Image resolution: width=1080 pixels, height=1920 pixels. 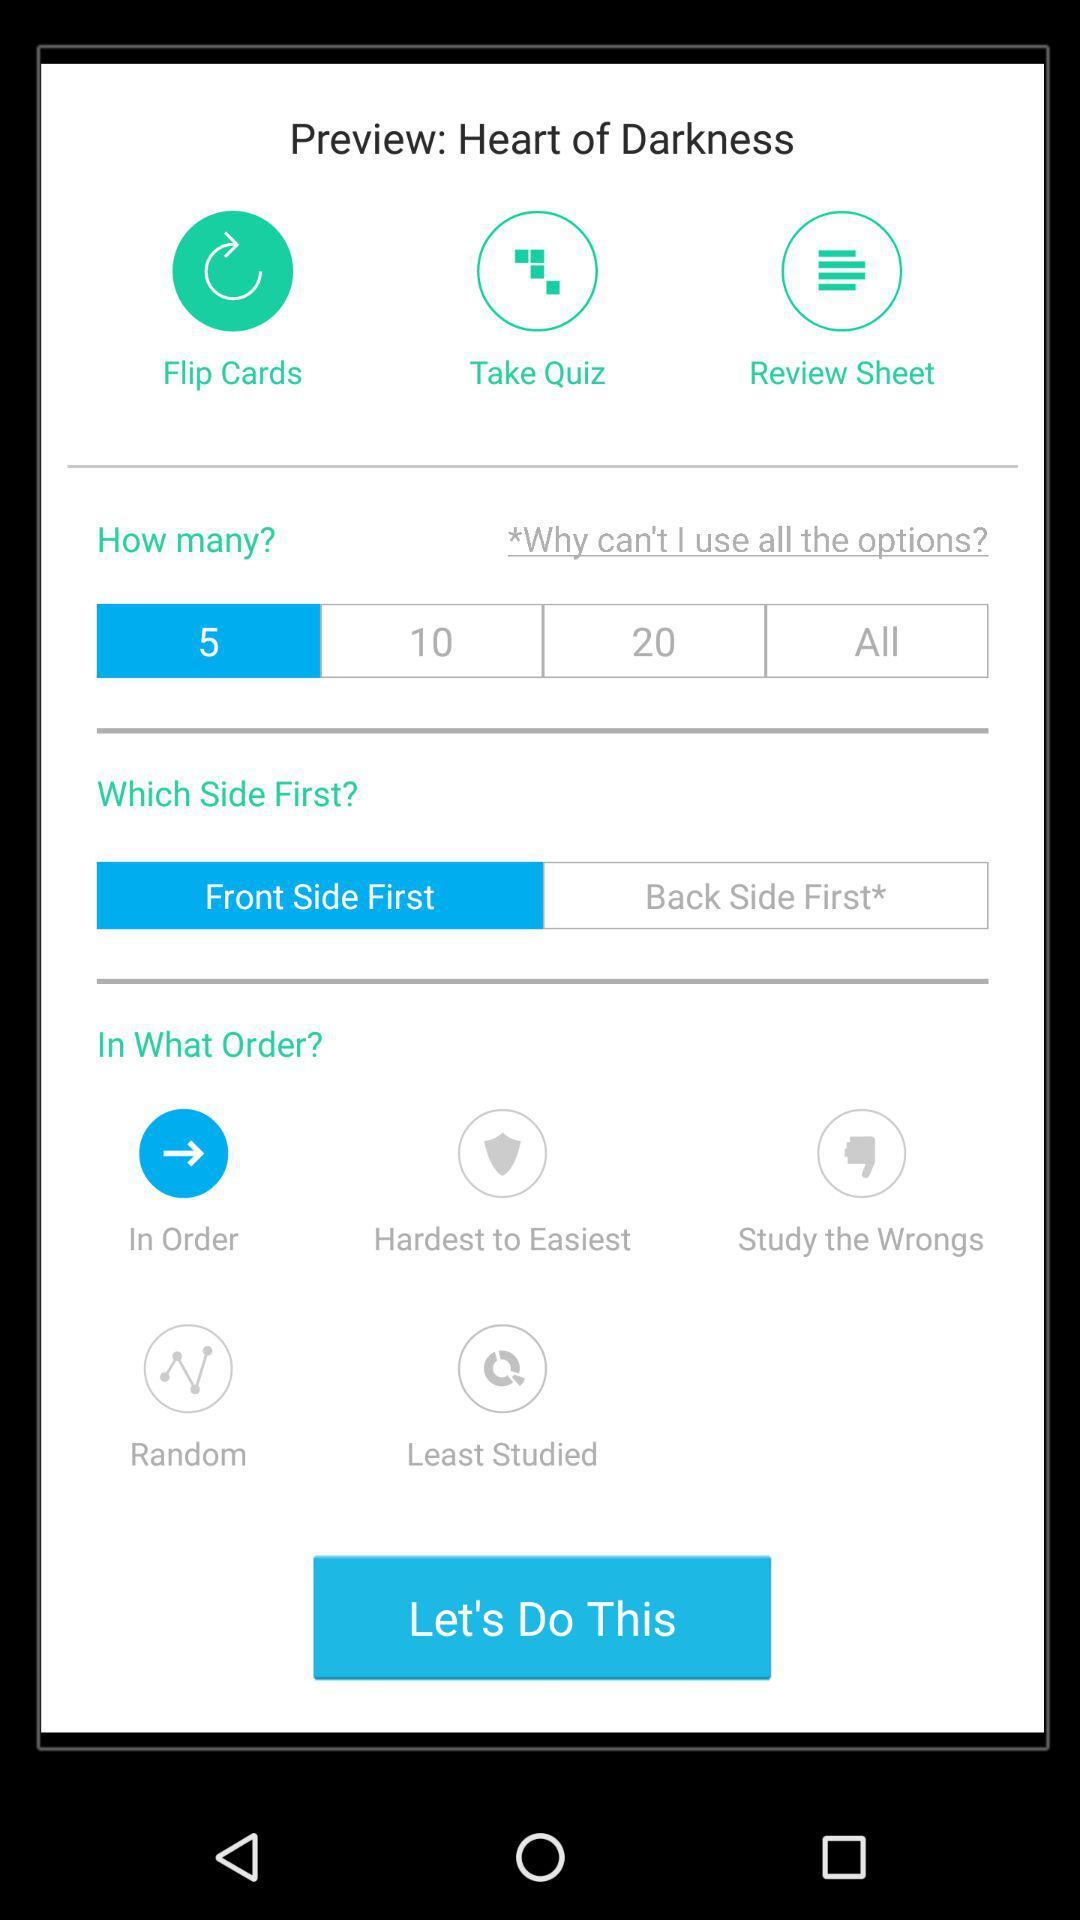 I want to click on wrong answers first option, so click(x=860, y=1153).